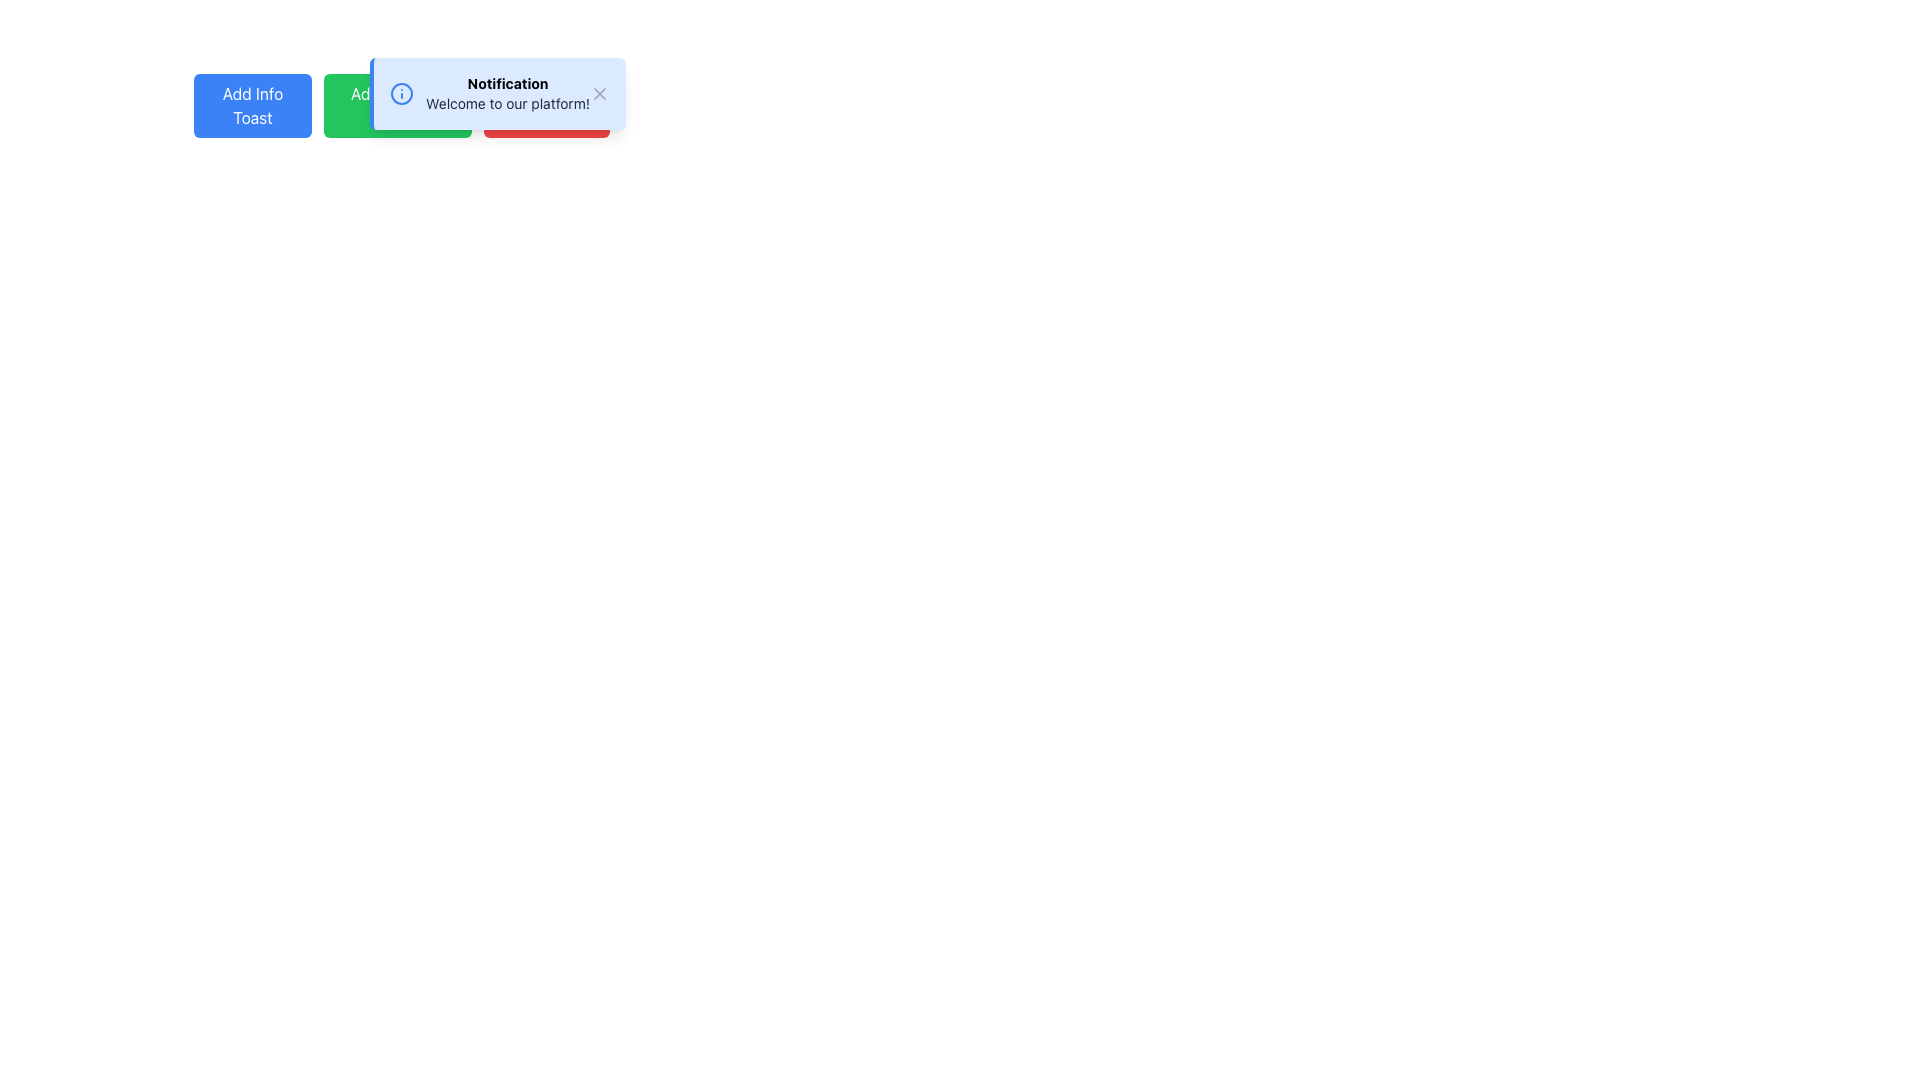 Image resolution: width=1920 pixels, height=1080 pixels. What do you see at coordinates (507, 93) in the screenshot?
I see `the Text Block that displays 'Notification' in bold and 'Welcome to our platform!' in gray, which is centered within a light blue background box` at bounding box center [507, 93].